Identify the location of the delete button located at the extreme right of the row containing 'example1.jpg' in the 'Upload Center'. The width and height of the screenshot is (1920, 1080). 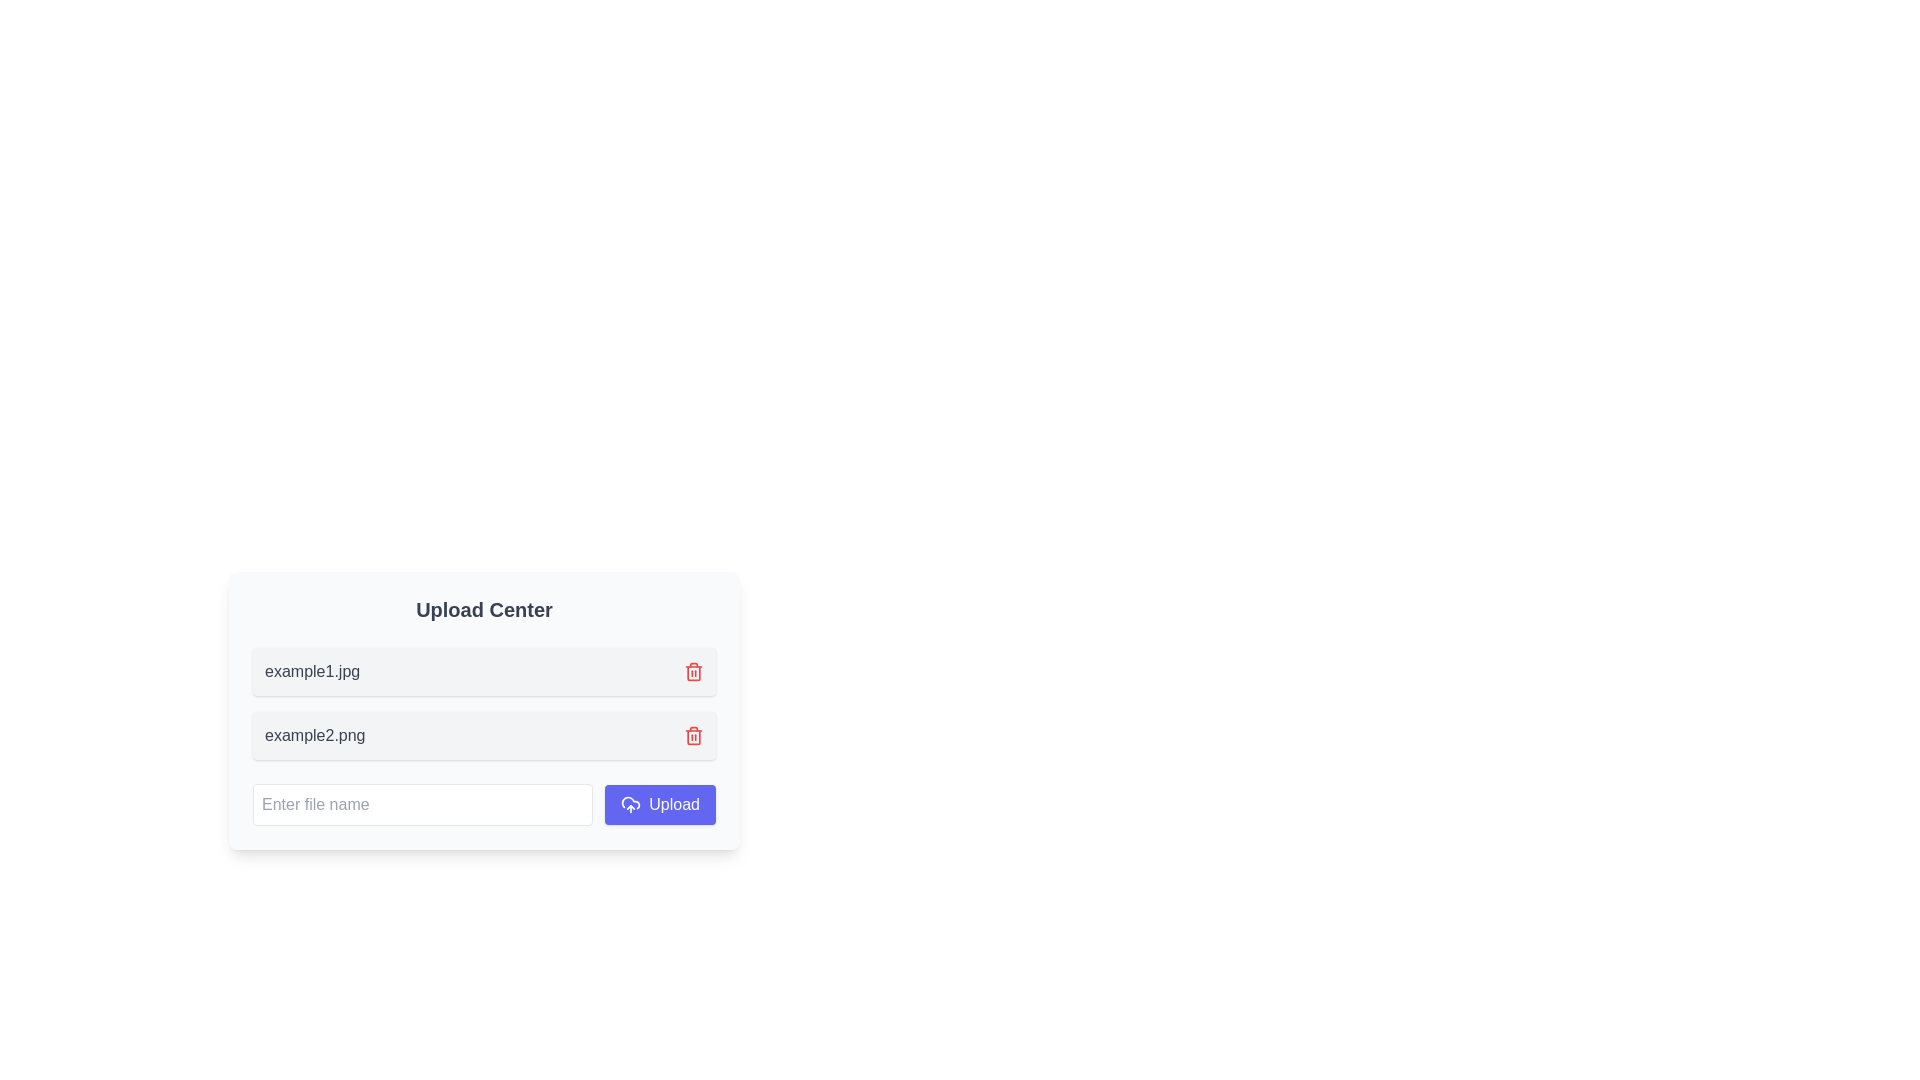
(694, 671).